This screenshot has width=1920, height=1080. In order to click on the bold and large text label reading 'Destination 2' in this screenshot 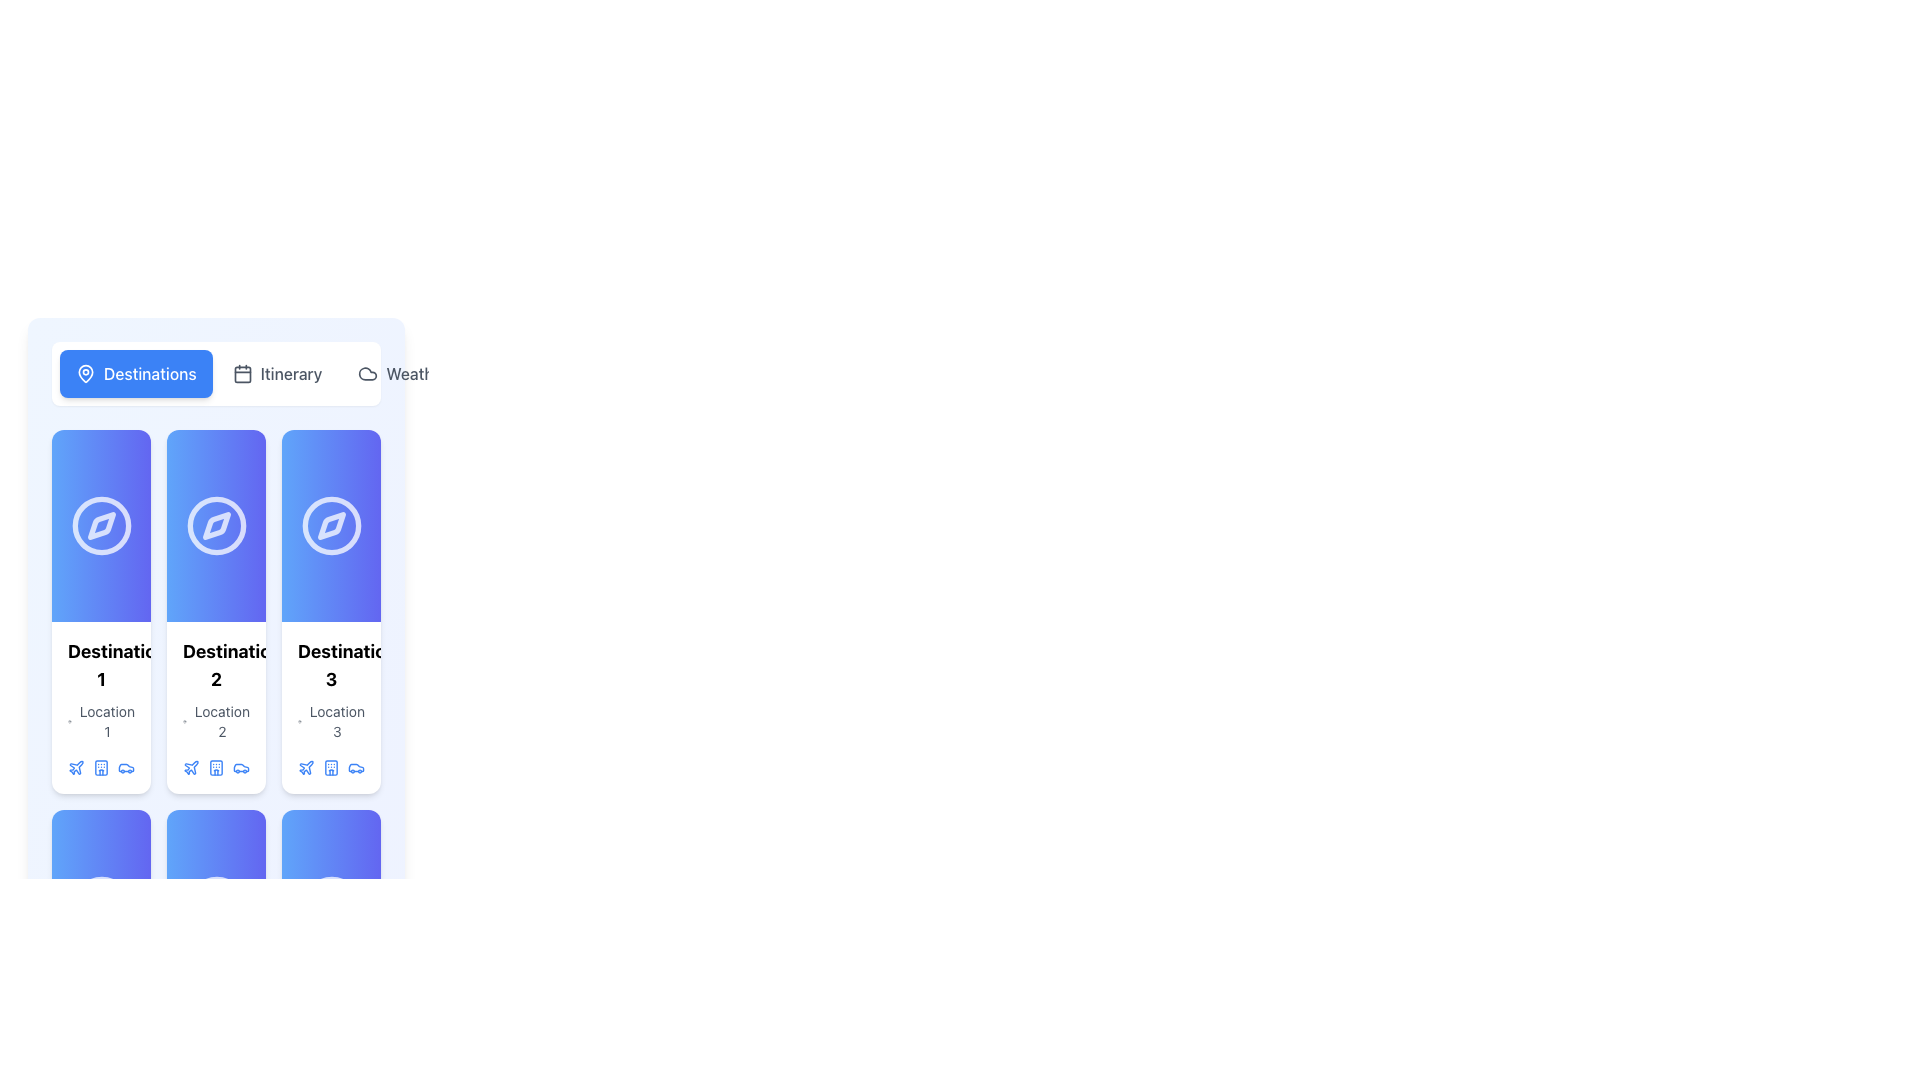, I will do `click(216, 666)`.